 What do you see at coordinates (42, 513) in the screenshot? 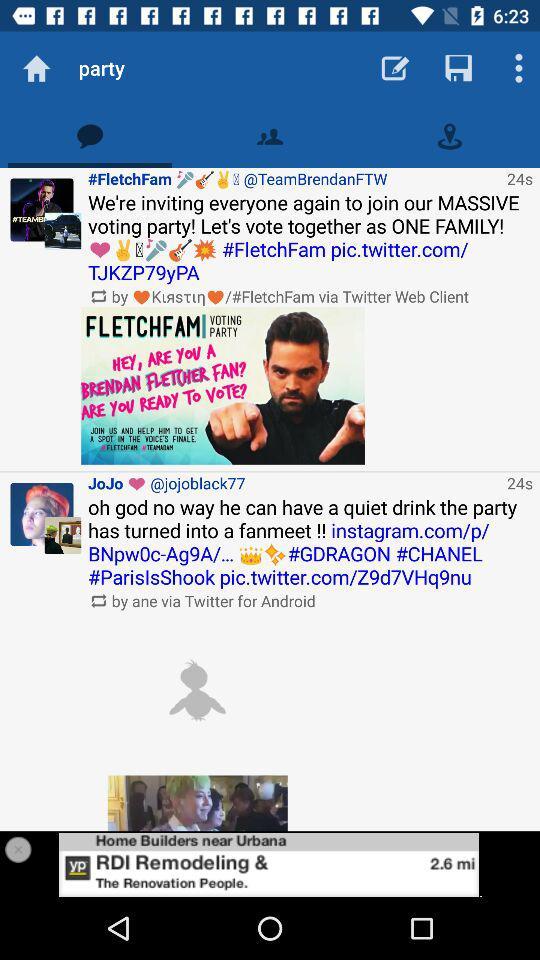
I see `look at user details` at bounding box center [42, 513].